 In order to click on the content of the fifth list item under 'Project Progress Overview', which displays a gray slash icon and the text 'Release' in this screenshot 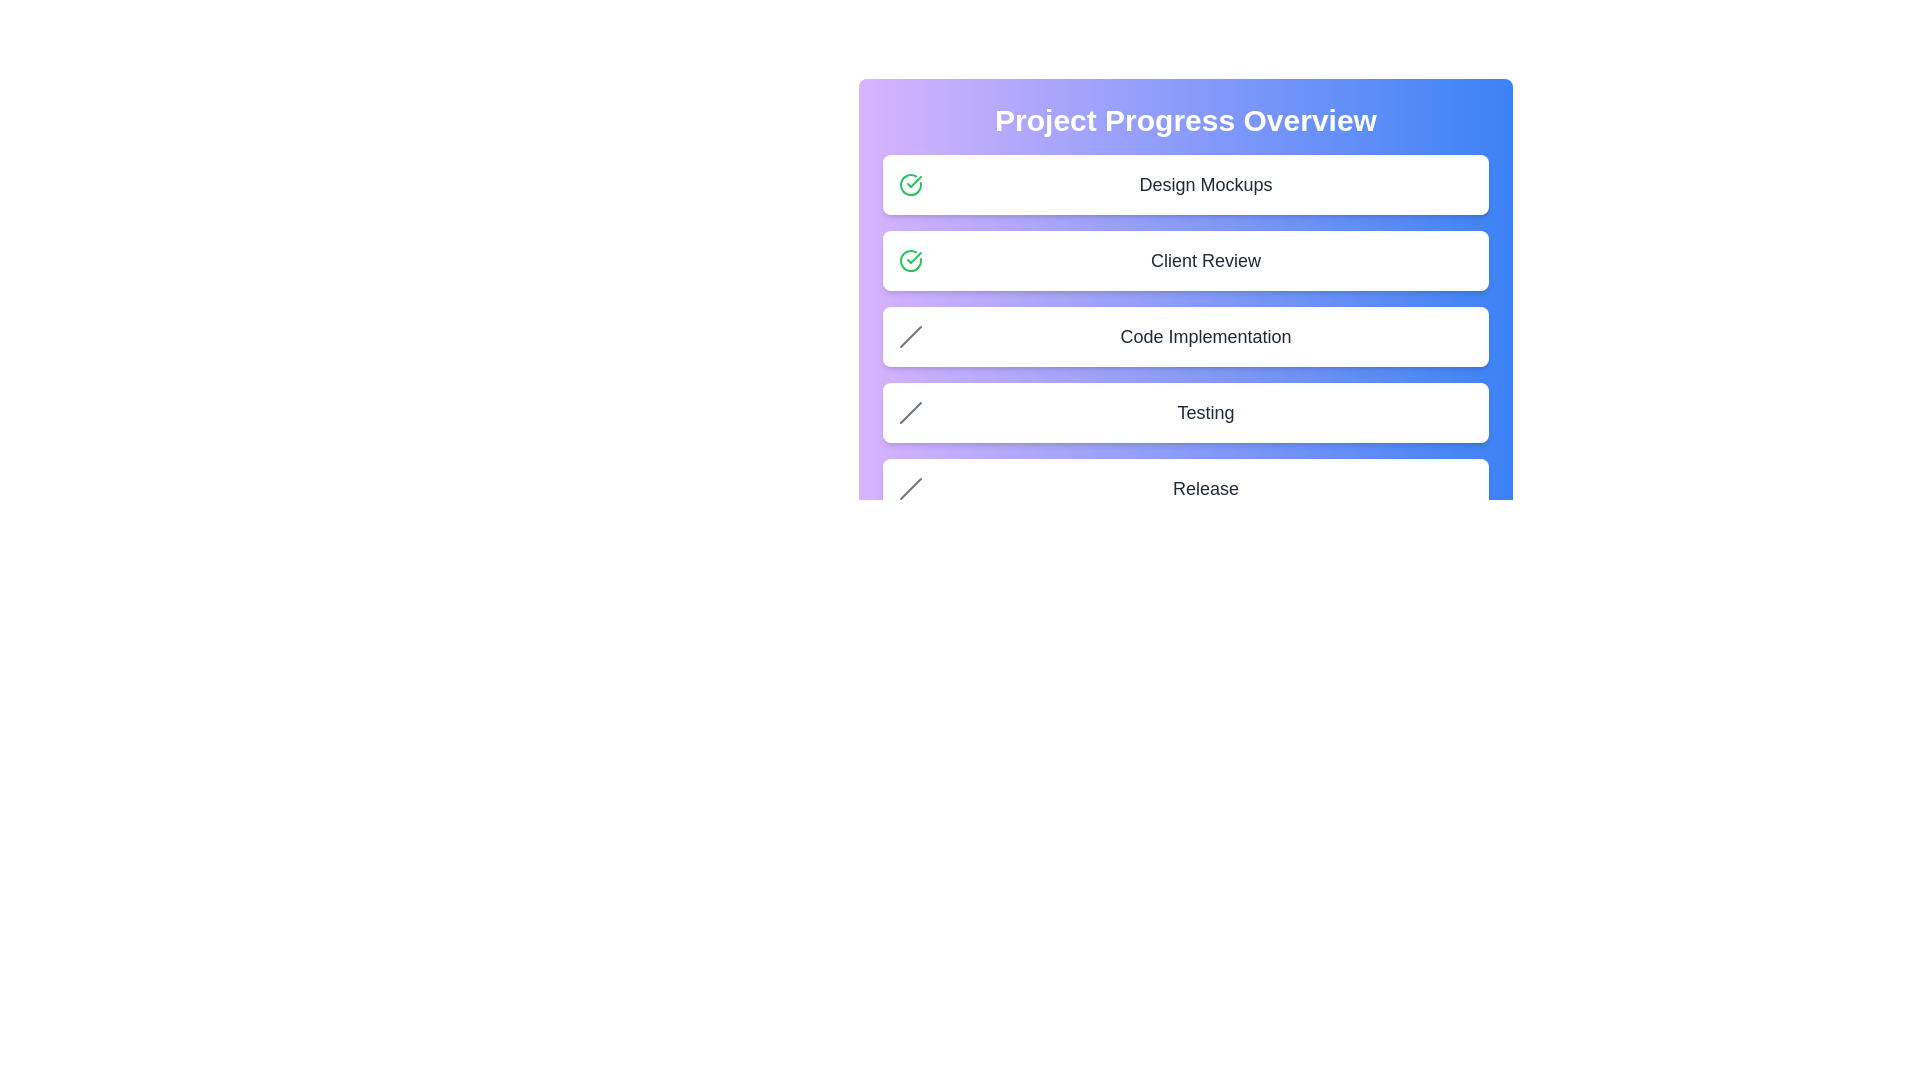, I will do `click(1185, 489)`.